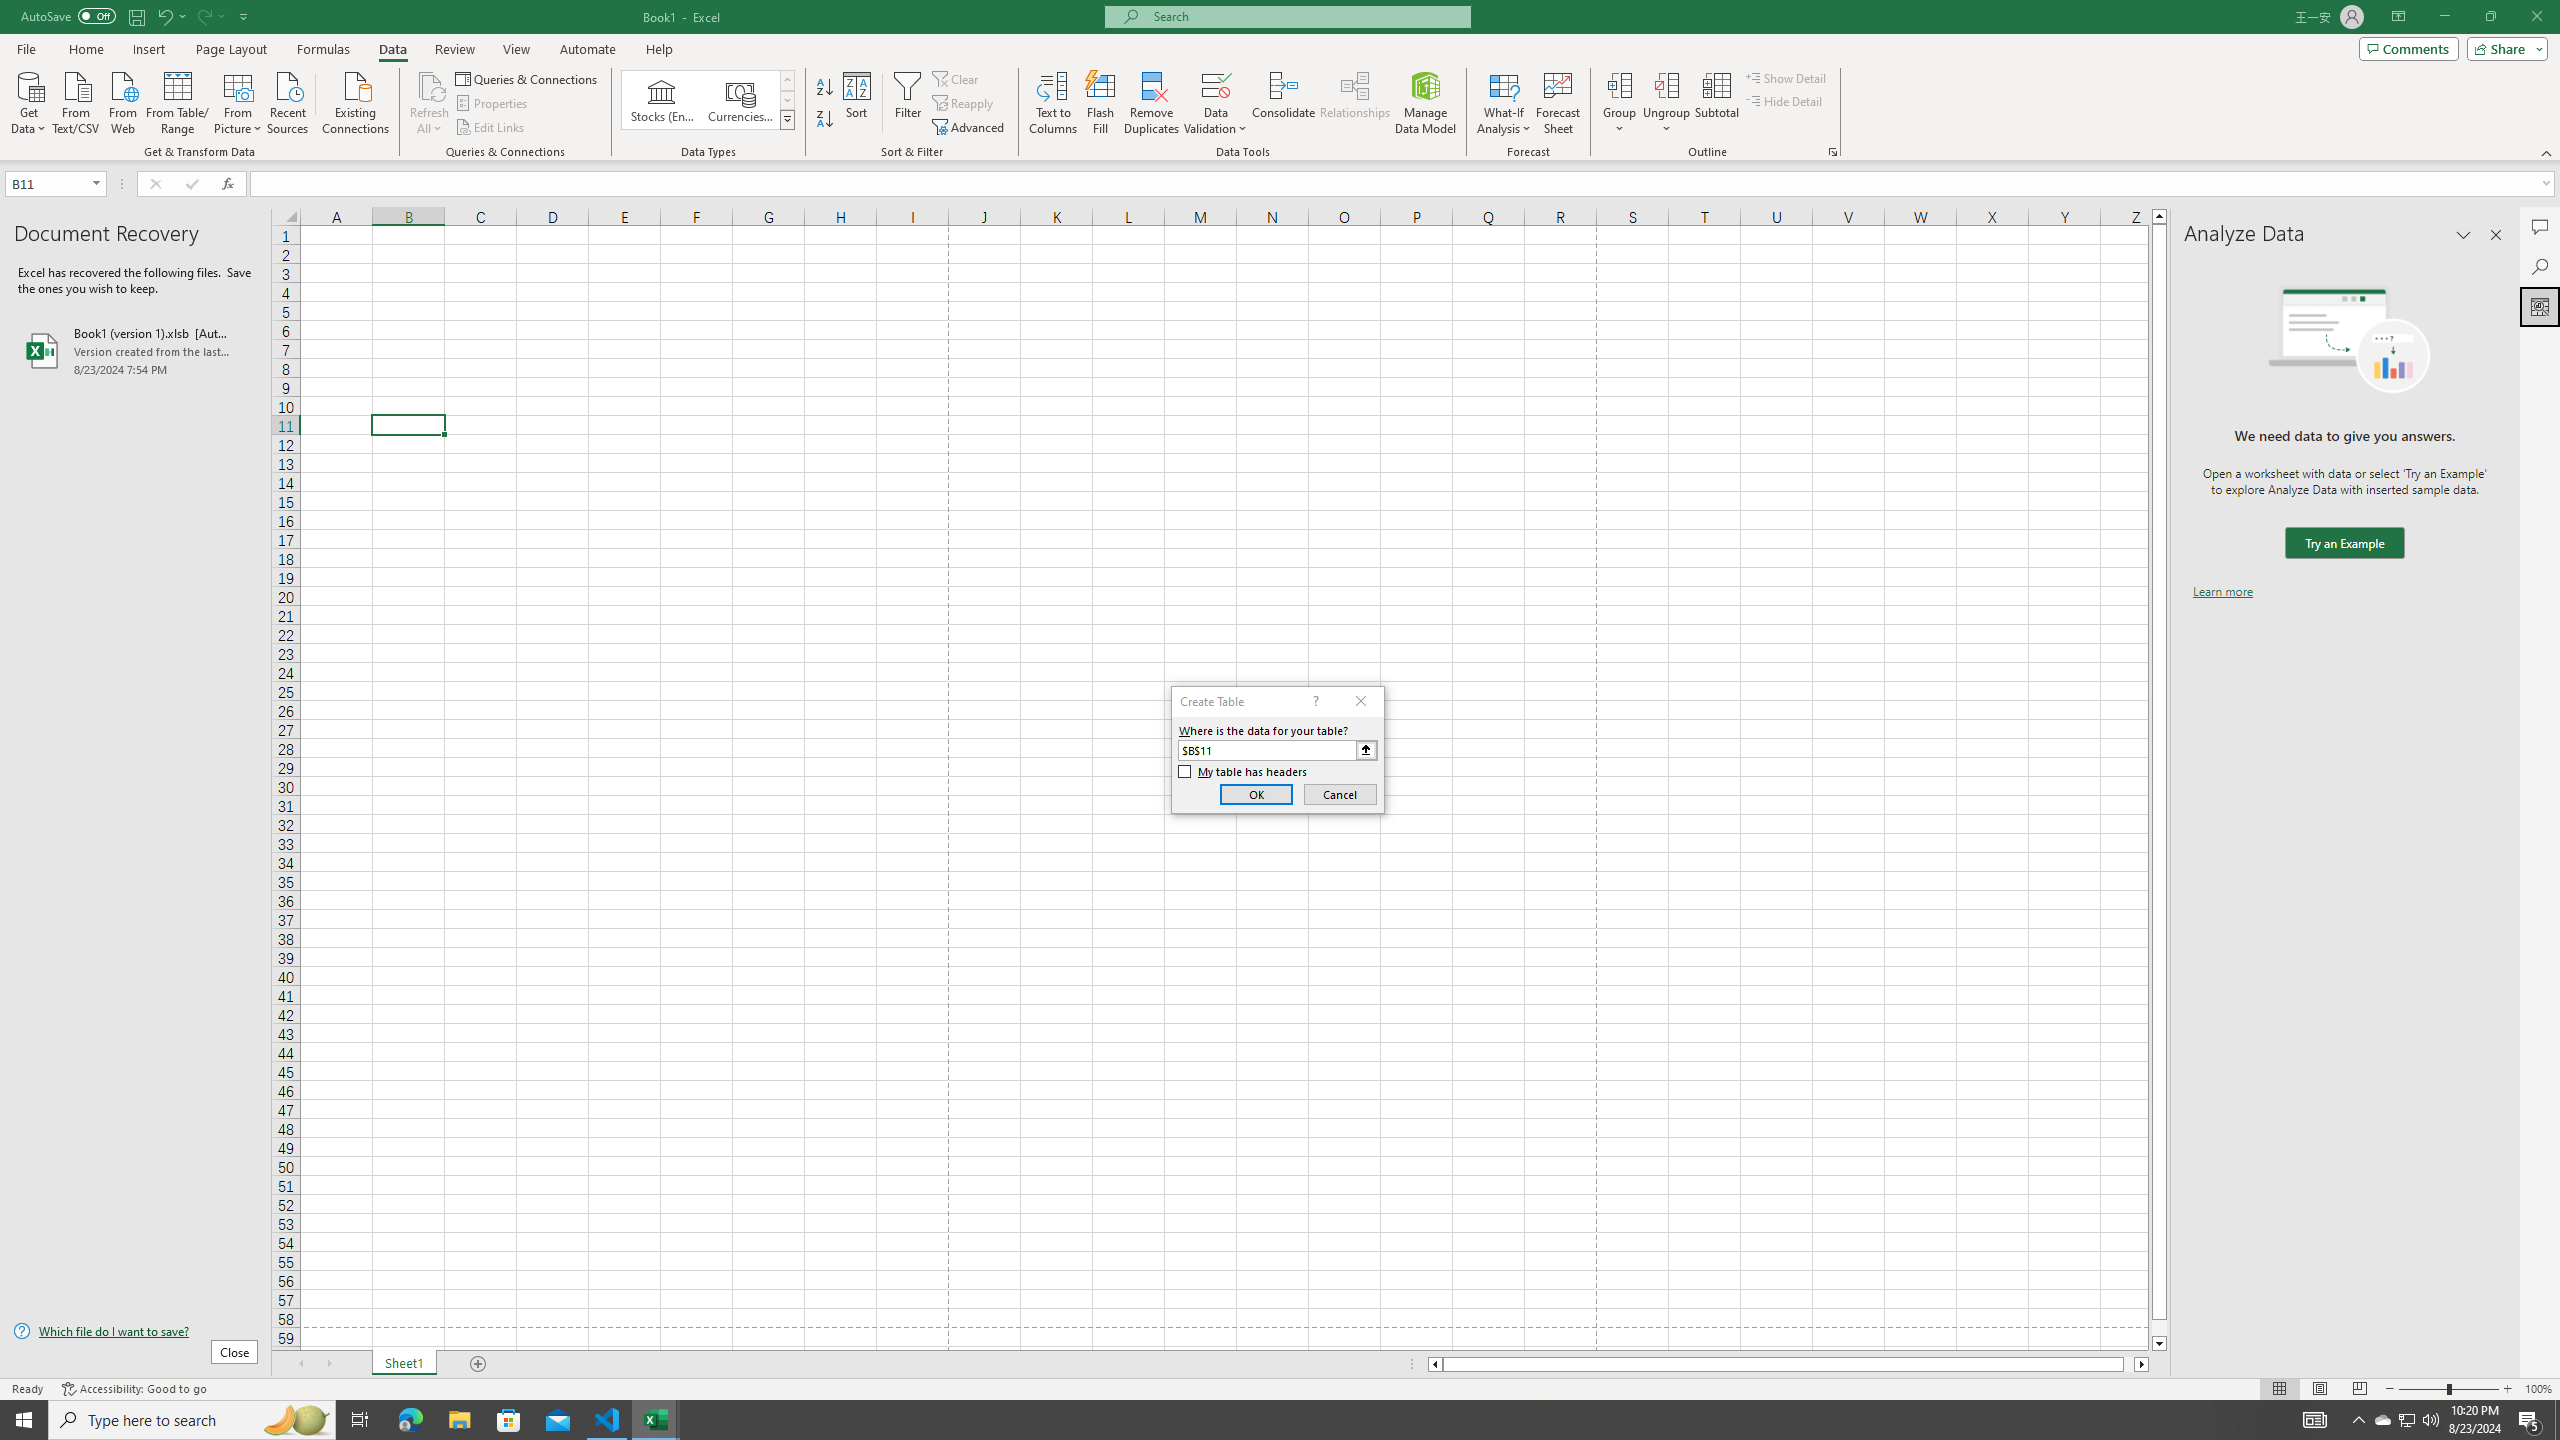 The width and height of the screenshot is (2560, 1440). I want to click on 'Data Validation...', so click(1215, 84).